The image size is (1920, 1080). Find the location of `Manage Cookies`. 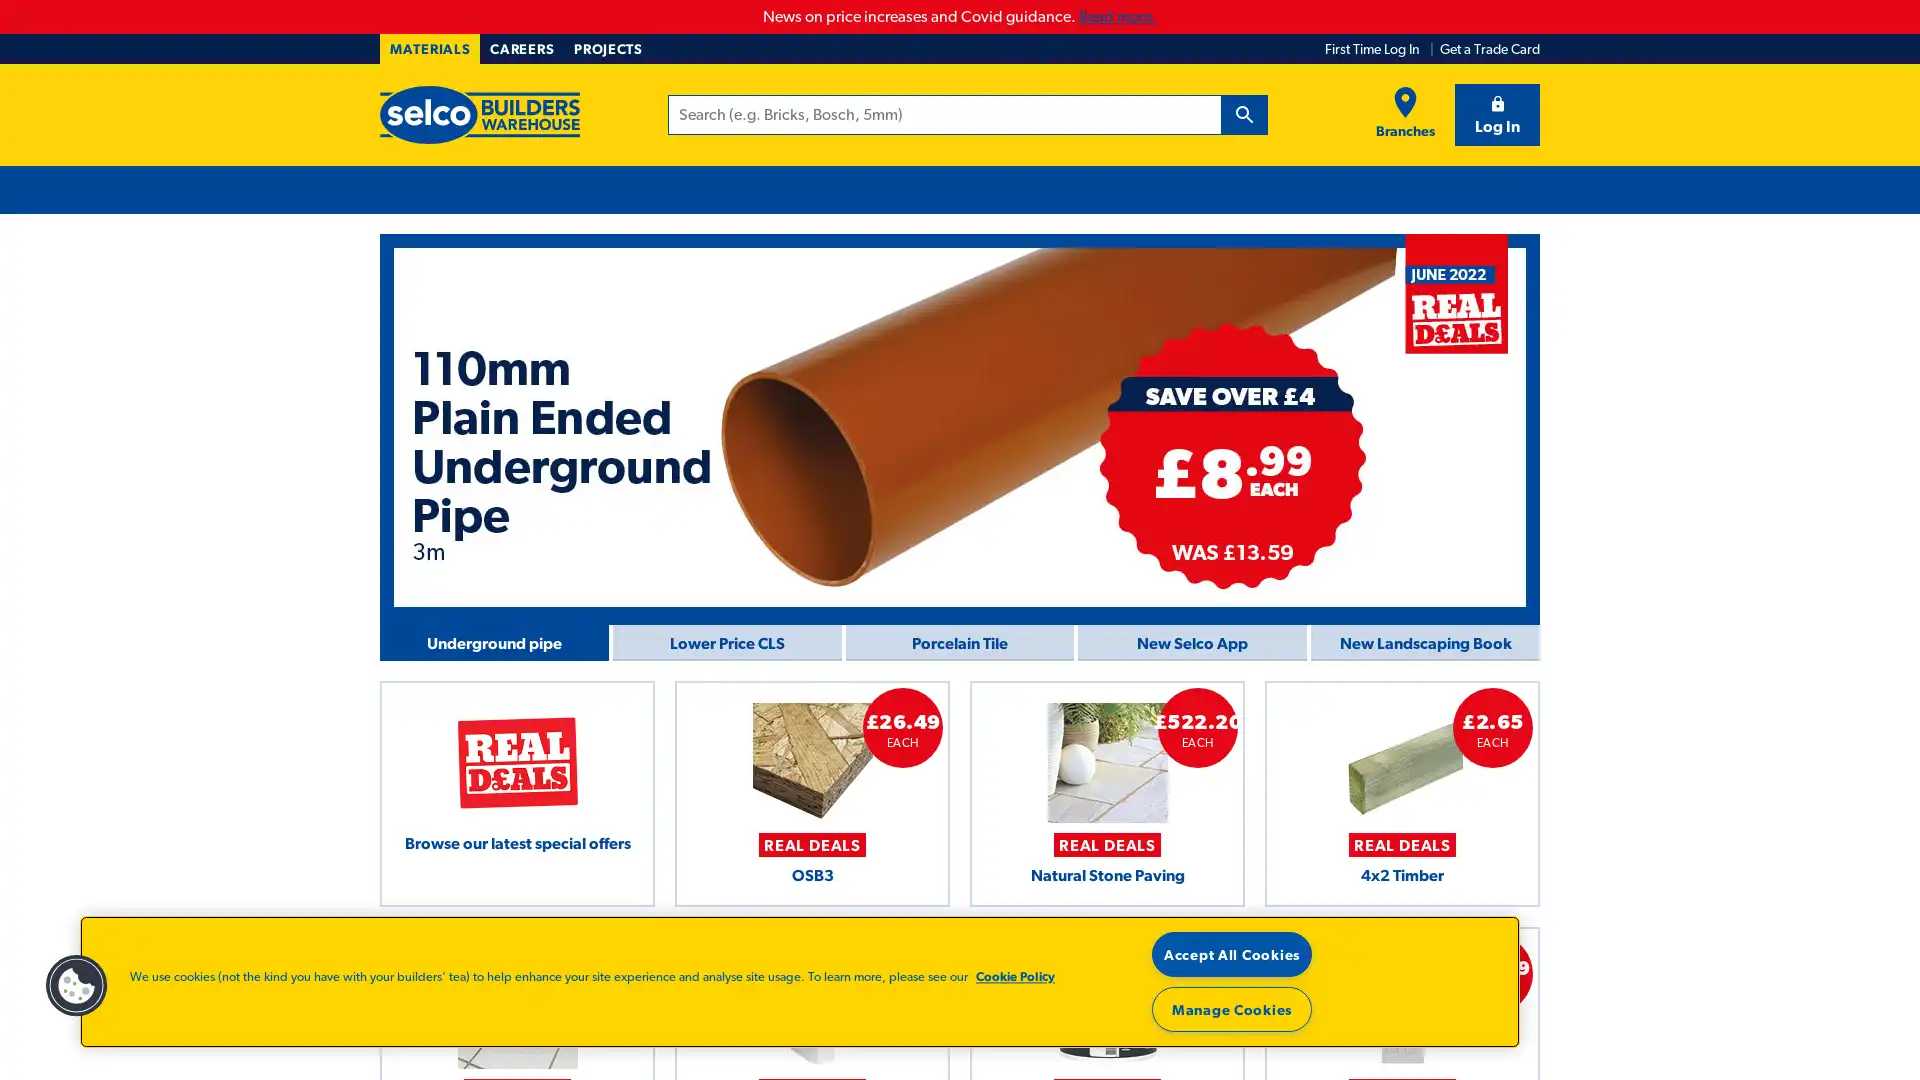

Manage Cookies is located at coordinates (1231, 1009).